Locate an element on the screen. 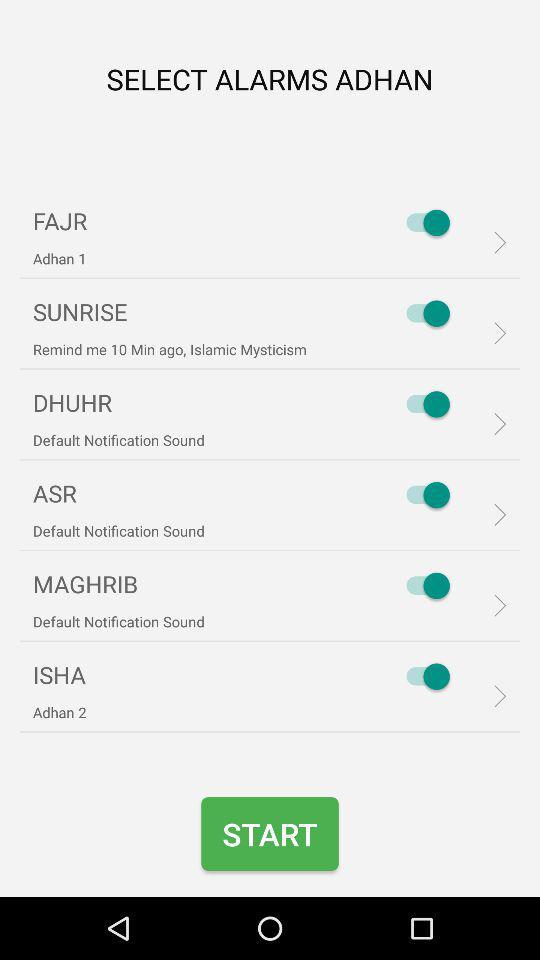 Image resolution: width=540 pixels, height=960 pixels. item next to the fajr item is located at coordinates (422, 222).